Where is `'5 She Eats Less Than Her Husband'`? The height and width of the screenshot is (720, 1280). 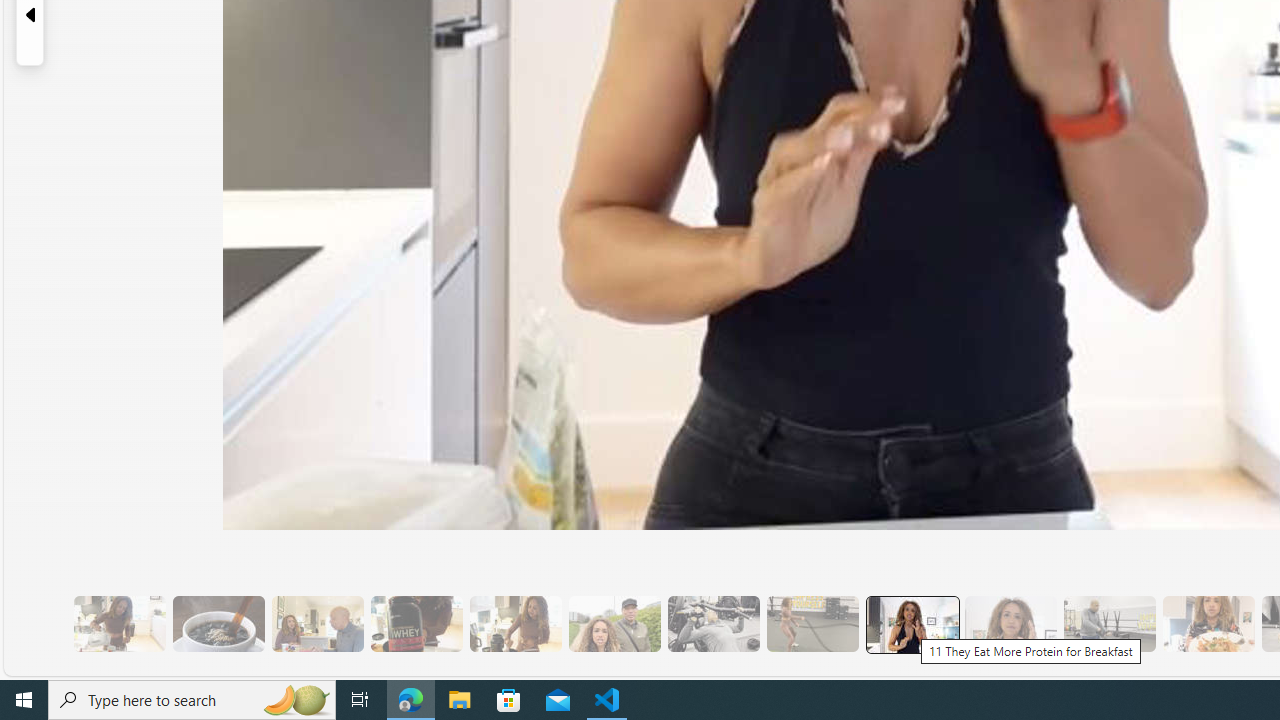 '5 She Eats Less Than Her Husband' is located at coordinates (316, 623).